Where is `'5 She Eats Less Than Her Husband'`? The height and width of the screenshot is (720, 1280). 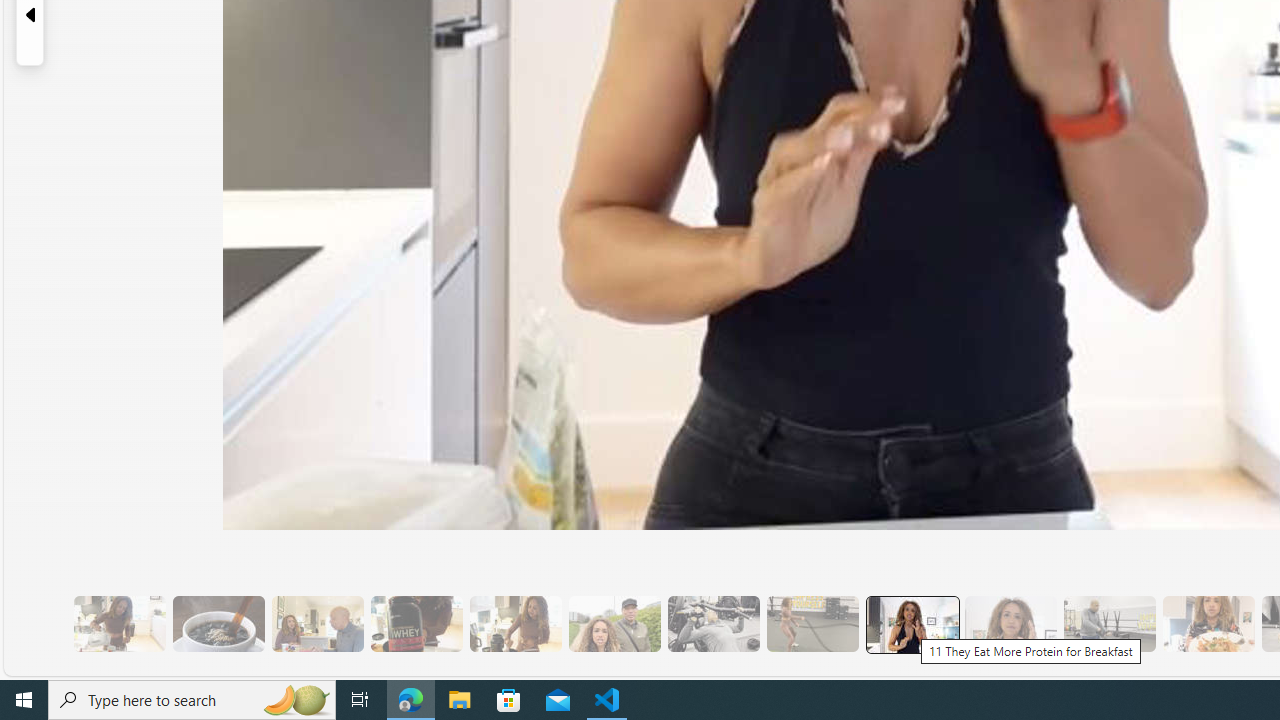 '5 She Eats Less Than Her Husband' is located at coordinates (316, 623).